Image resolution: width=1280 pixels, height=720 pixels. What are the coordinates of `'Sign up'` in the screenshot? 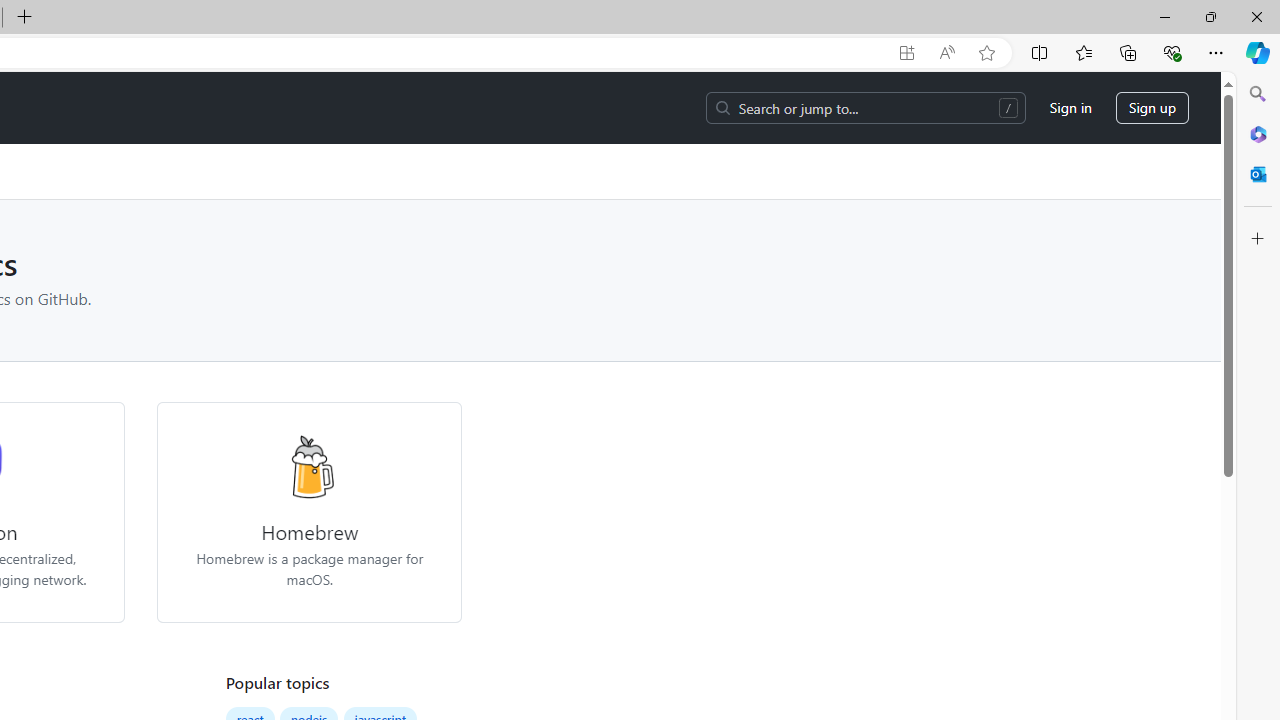 It's located at (1152, 108).